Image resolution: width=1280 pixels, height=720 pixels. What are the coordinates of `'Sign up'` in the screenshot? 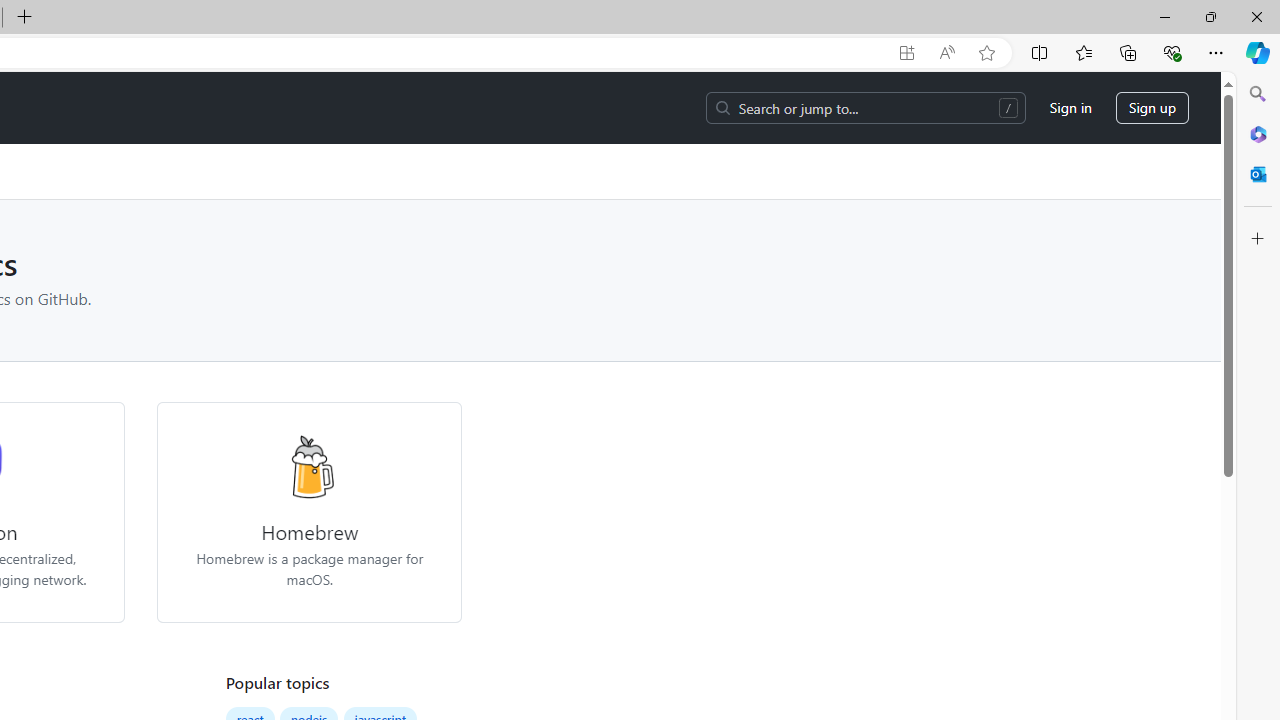 It's located at (1152, 108).